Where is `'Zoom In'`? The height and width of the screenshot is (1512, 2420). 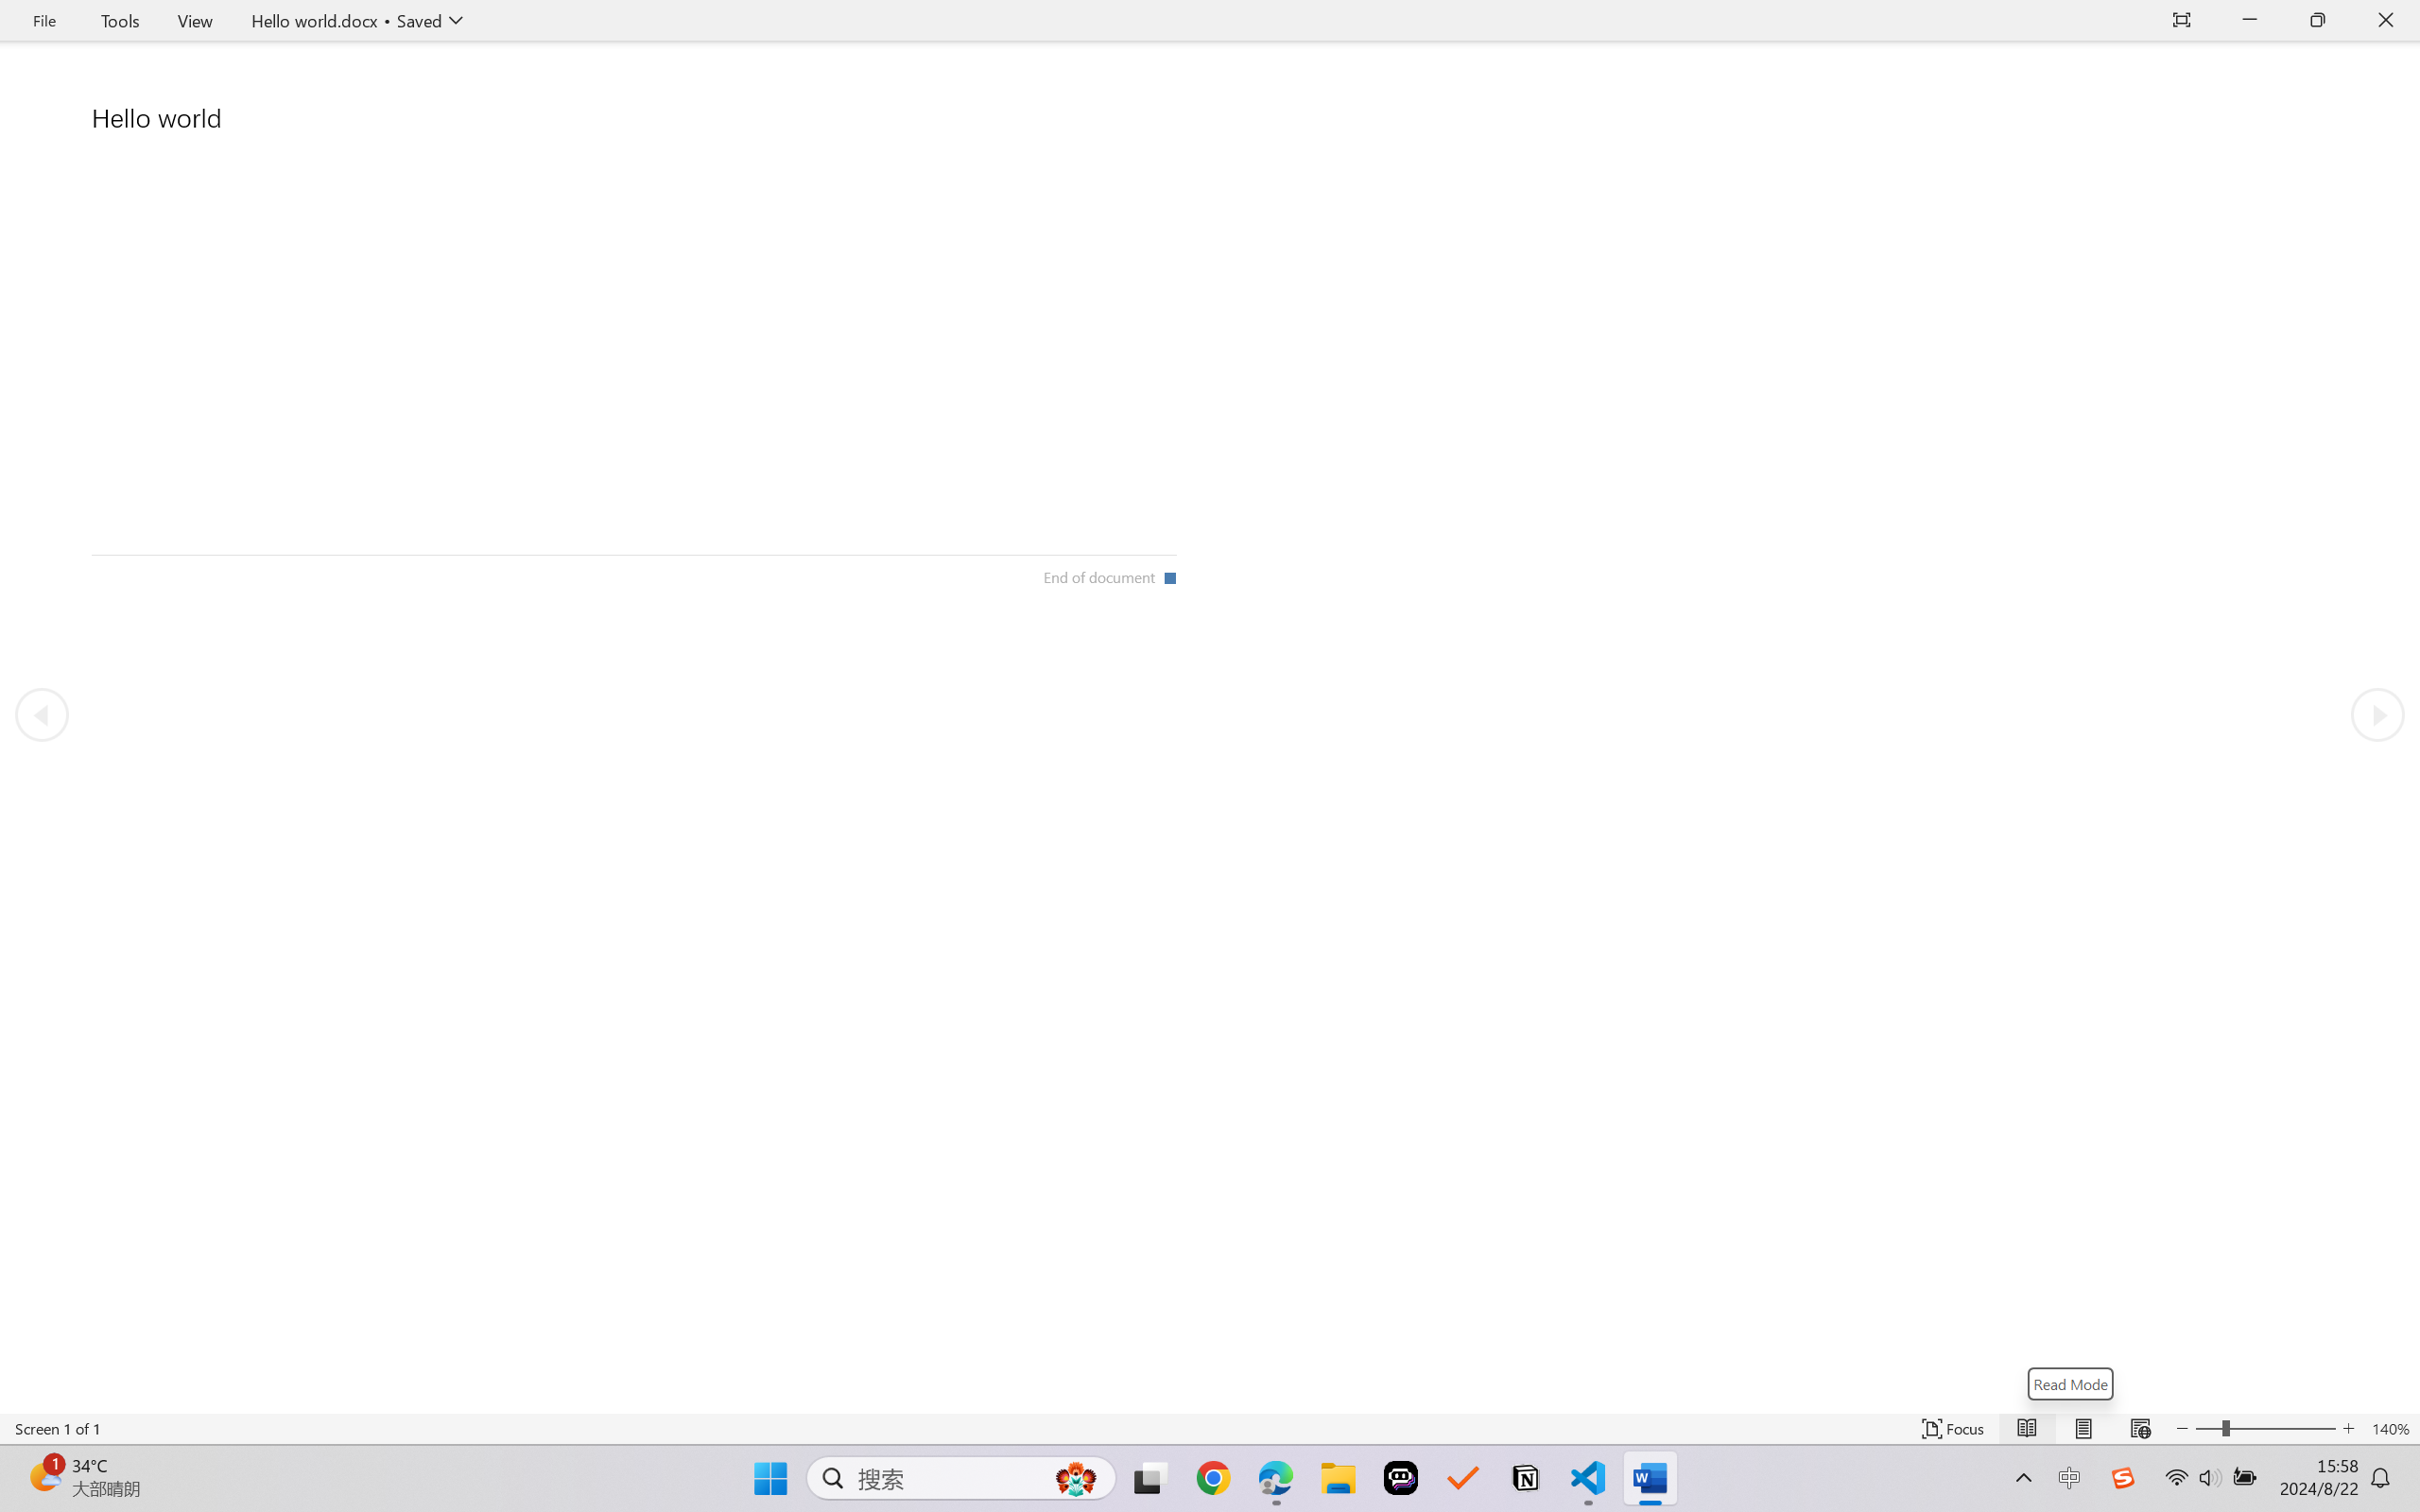 'Zoom In' is located at coordinates (2282, 1428).